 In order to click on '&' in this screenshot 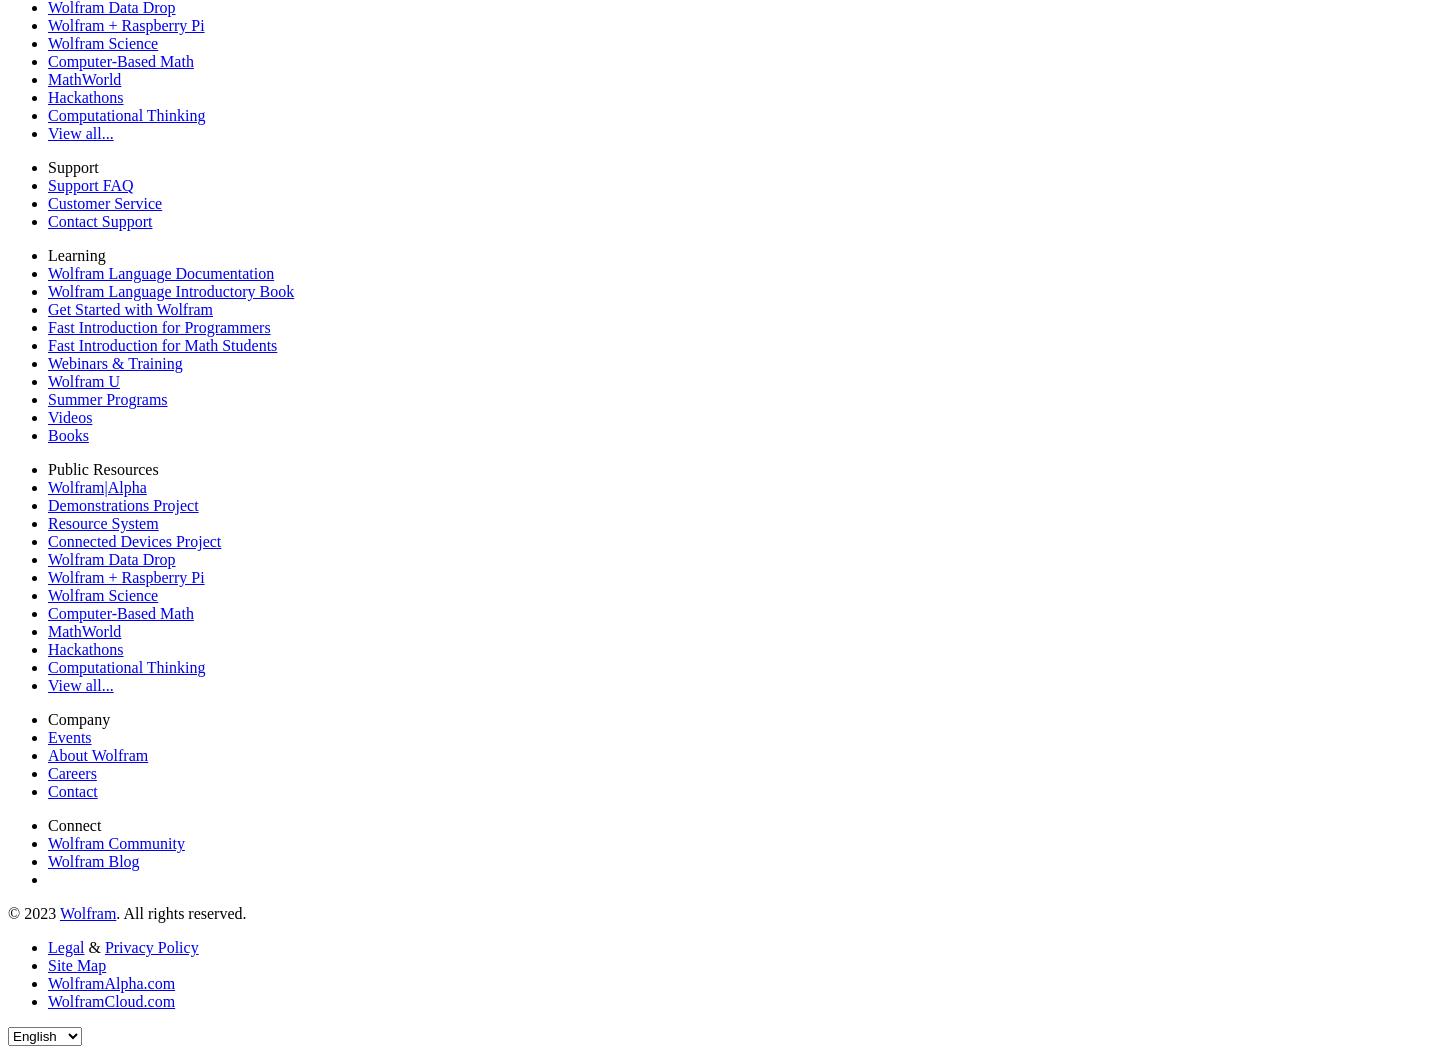, I will do `click(83, 946)`.